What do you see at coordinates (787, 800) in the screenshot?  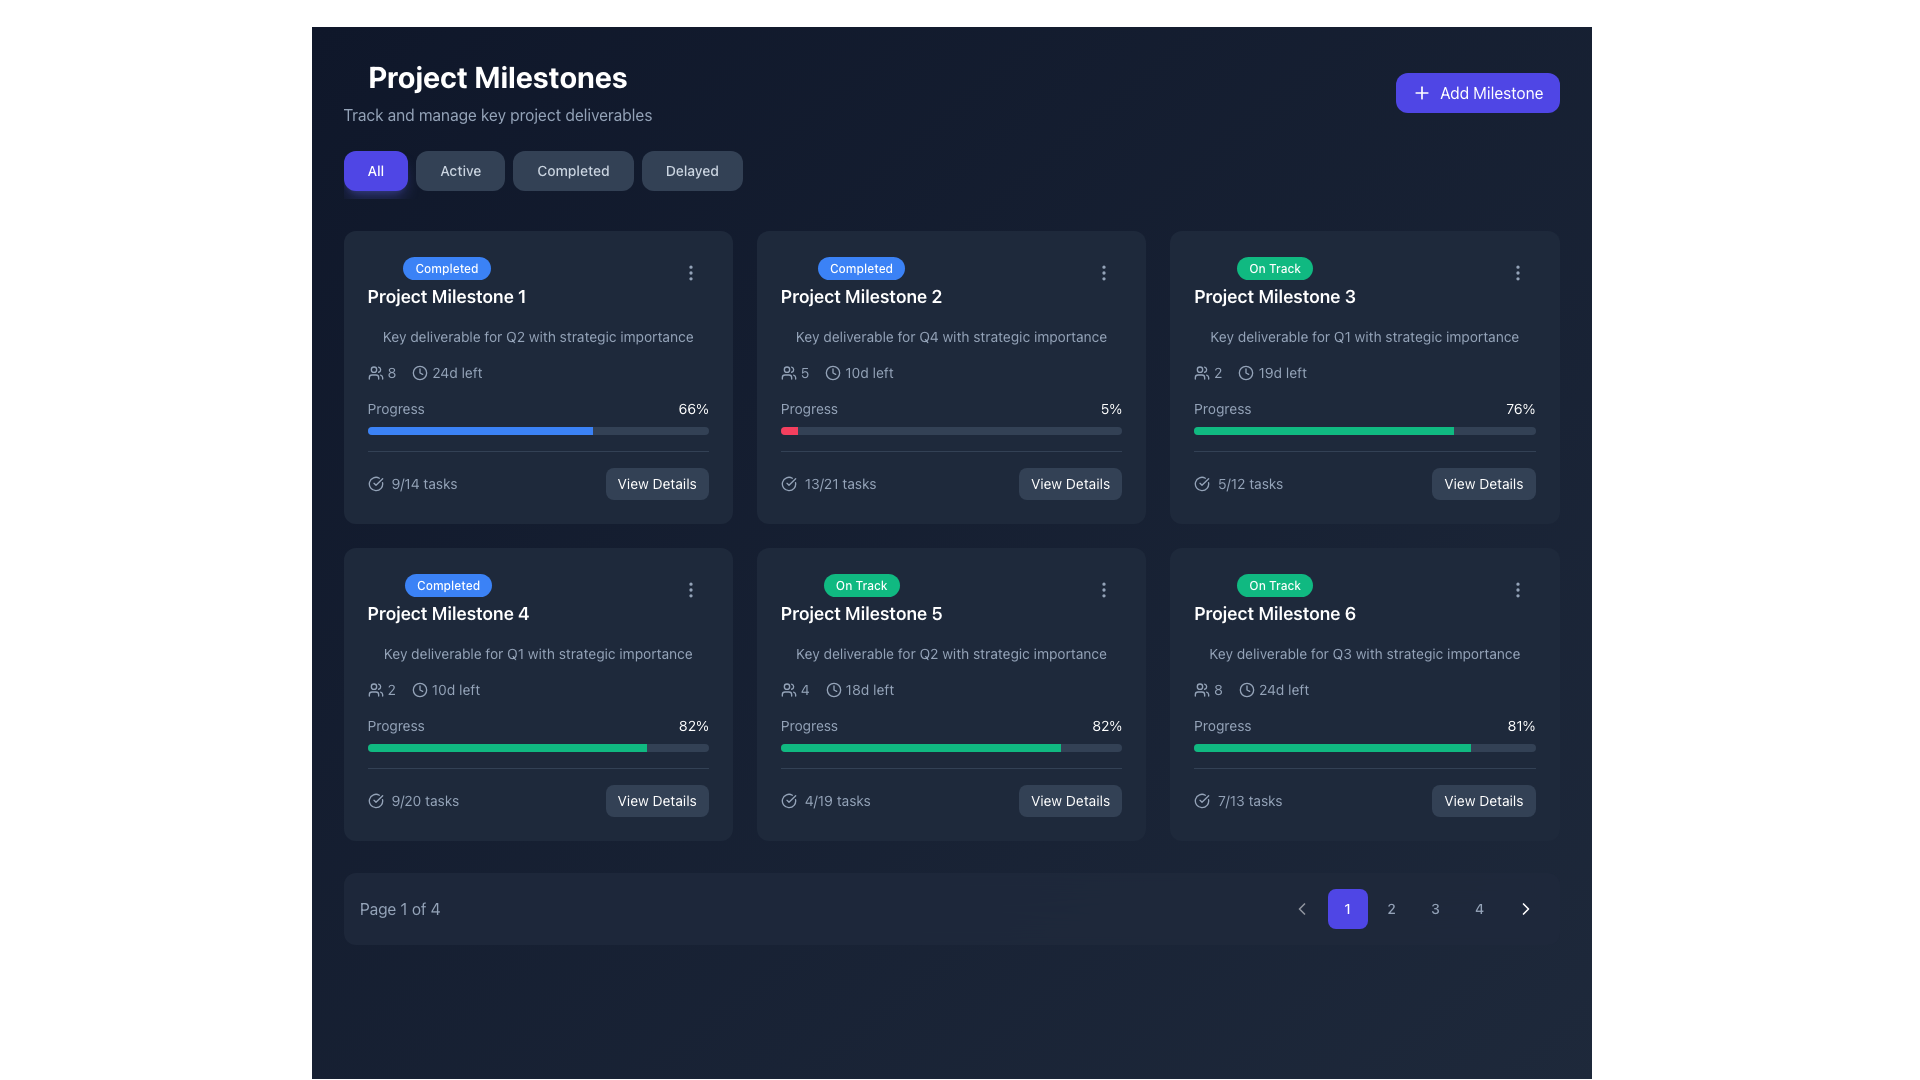 I see `the circular check icon located within the 'Project Milestone 5' card, positioned left of the text '4/19 tasks'` at bounding box center [787, 800].